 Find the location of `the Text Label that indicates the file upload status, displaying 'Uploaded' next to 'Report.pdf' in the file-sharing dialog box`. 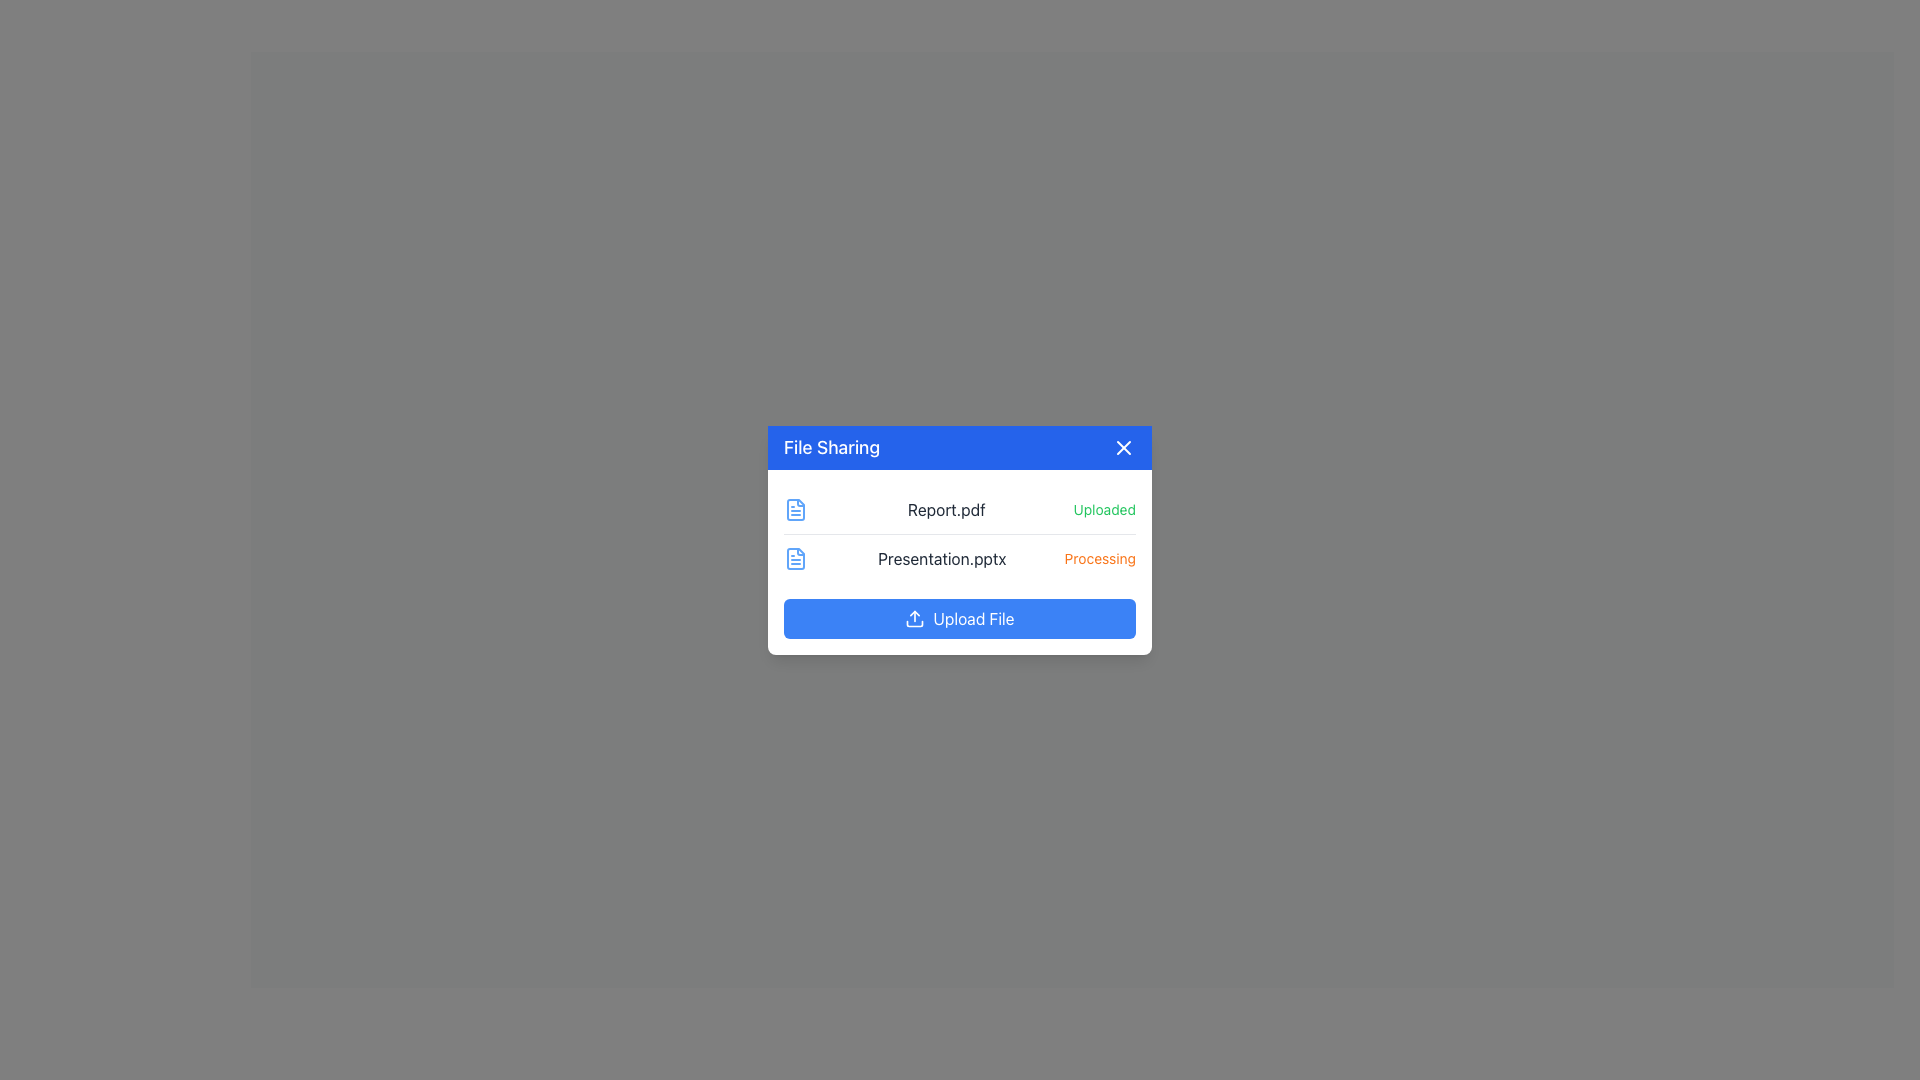

the Text Label that indicates the file upload status, displaying 'Uploaded' next to 'Report.pdf' in the file-sharing dialog box is located at coordinates (1103, 508).